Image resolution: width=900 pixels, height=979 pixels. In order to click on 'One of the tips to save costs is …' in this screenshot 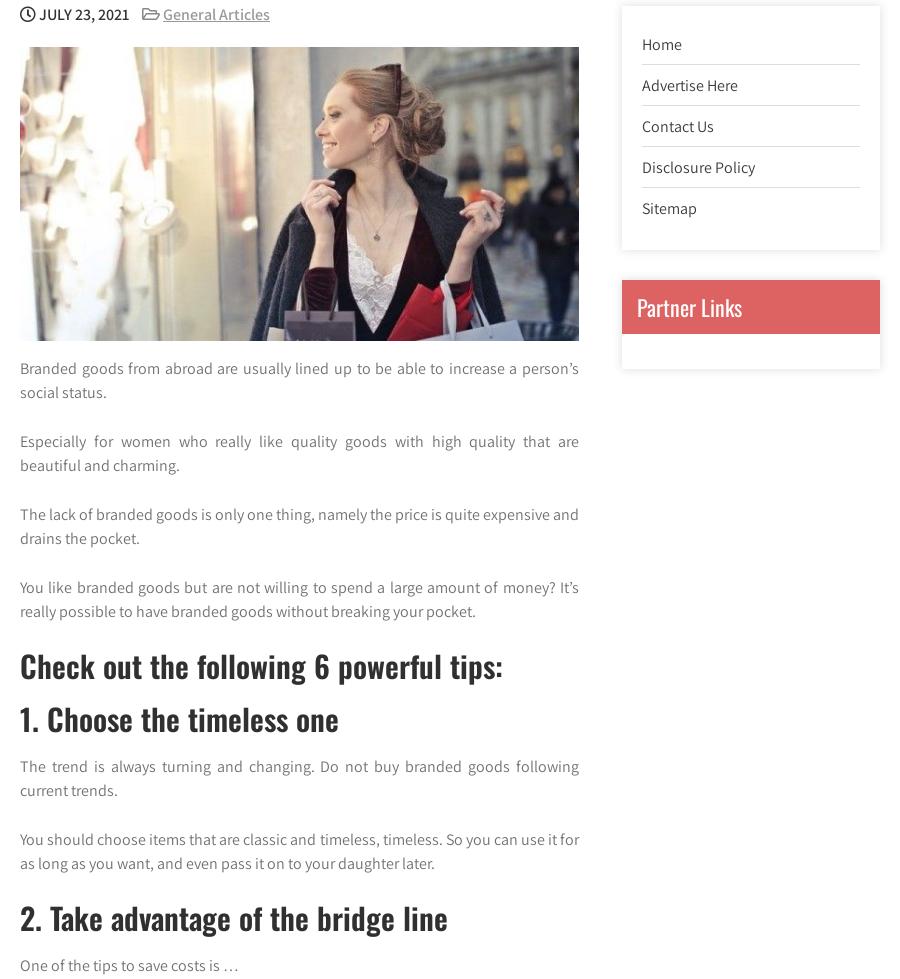, I will do `click(129, 963)`.